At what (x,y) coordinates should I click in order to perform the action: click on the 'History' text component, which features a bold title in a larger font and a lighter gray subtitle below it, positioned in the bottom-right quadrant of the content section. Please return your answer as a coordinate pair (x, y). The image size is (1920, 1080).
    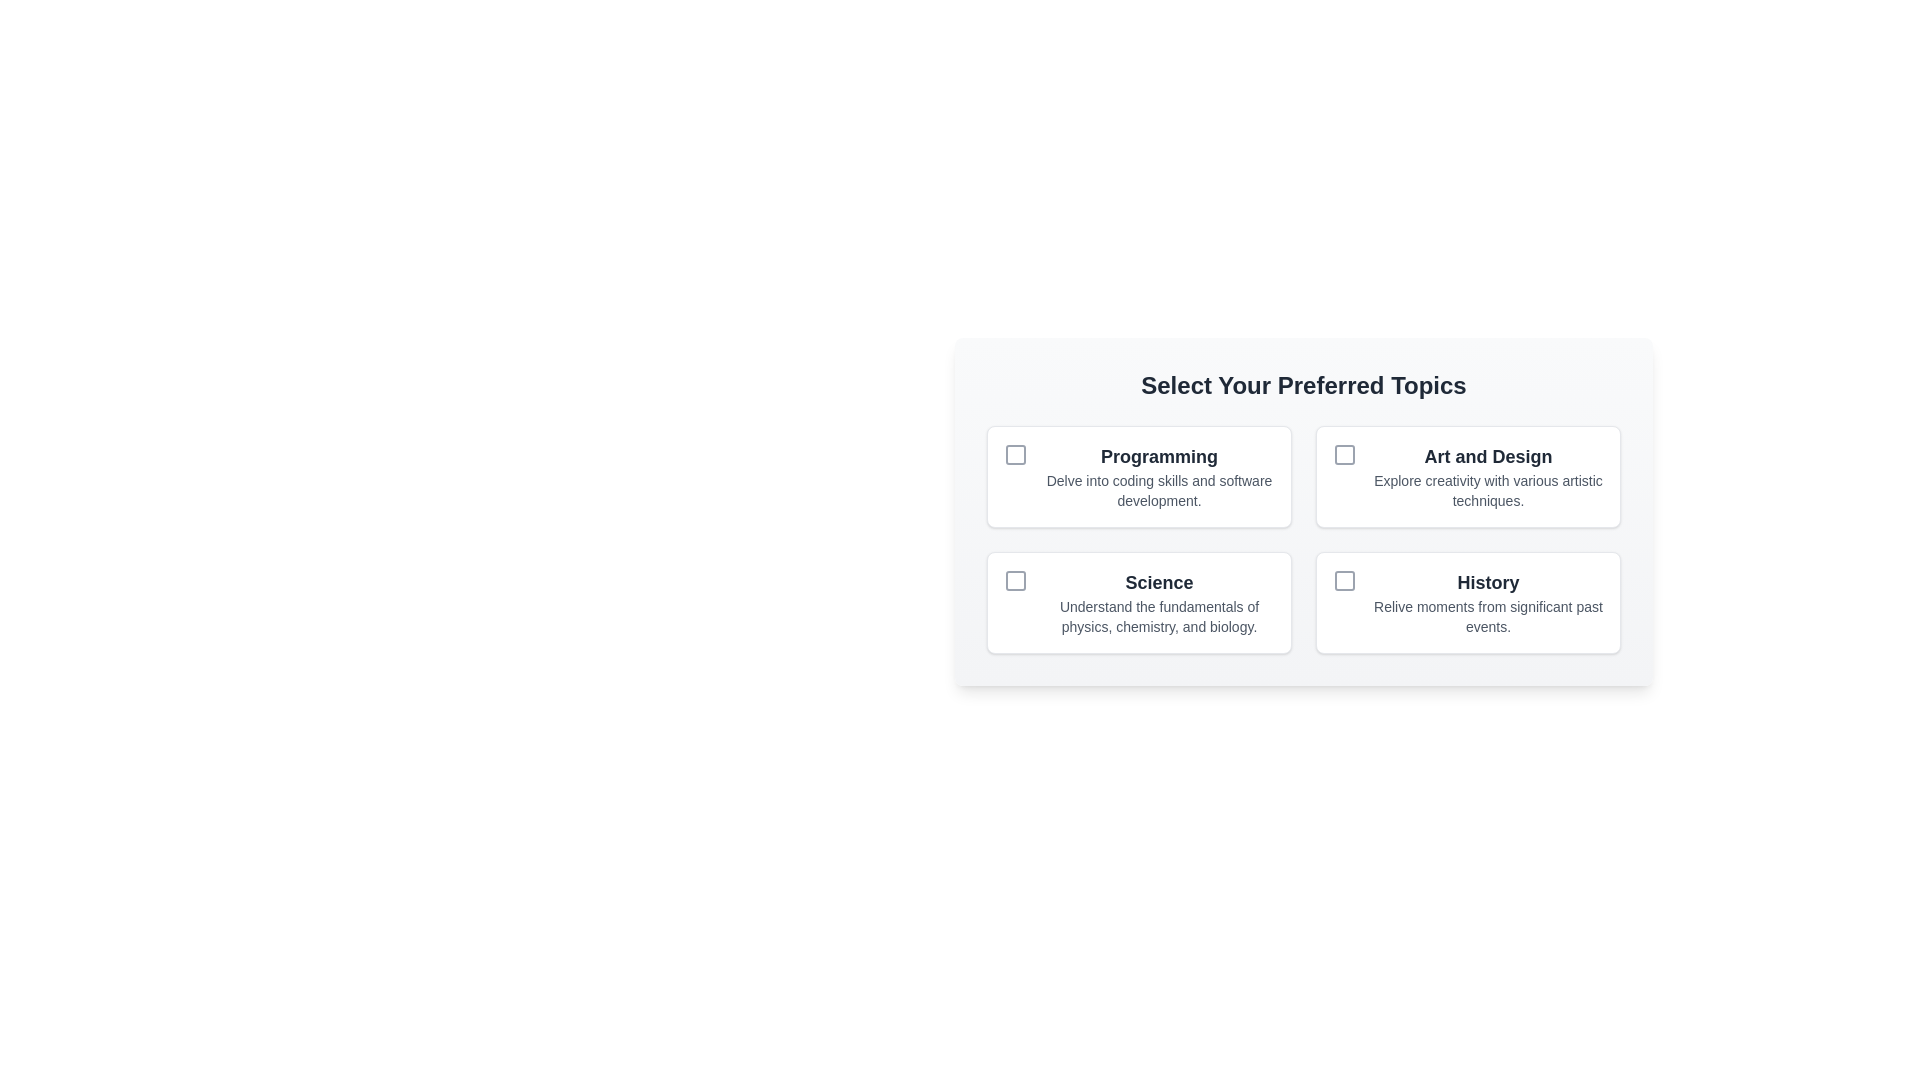
    Looking at the image, I should click on (1488, 601).